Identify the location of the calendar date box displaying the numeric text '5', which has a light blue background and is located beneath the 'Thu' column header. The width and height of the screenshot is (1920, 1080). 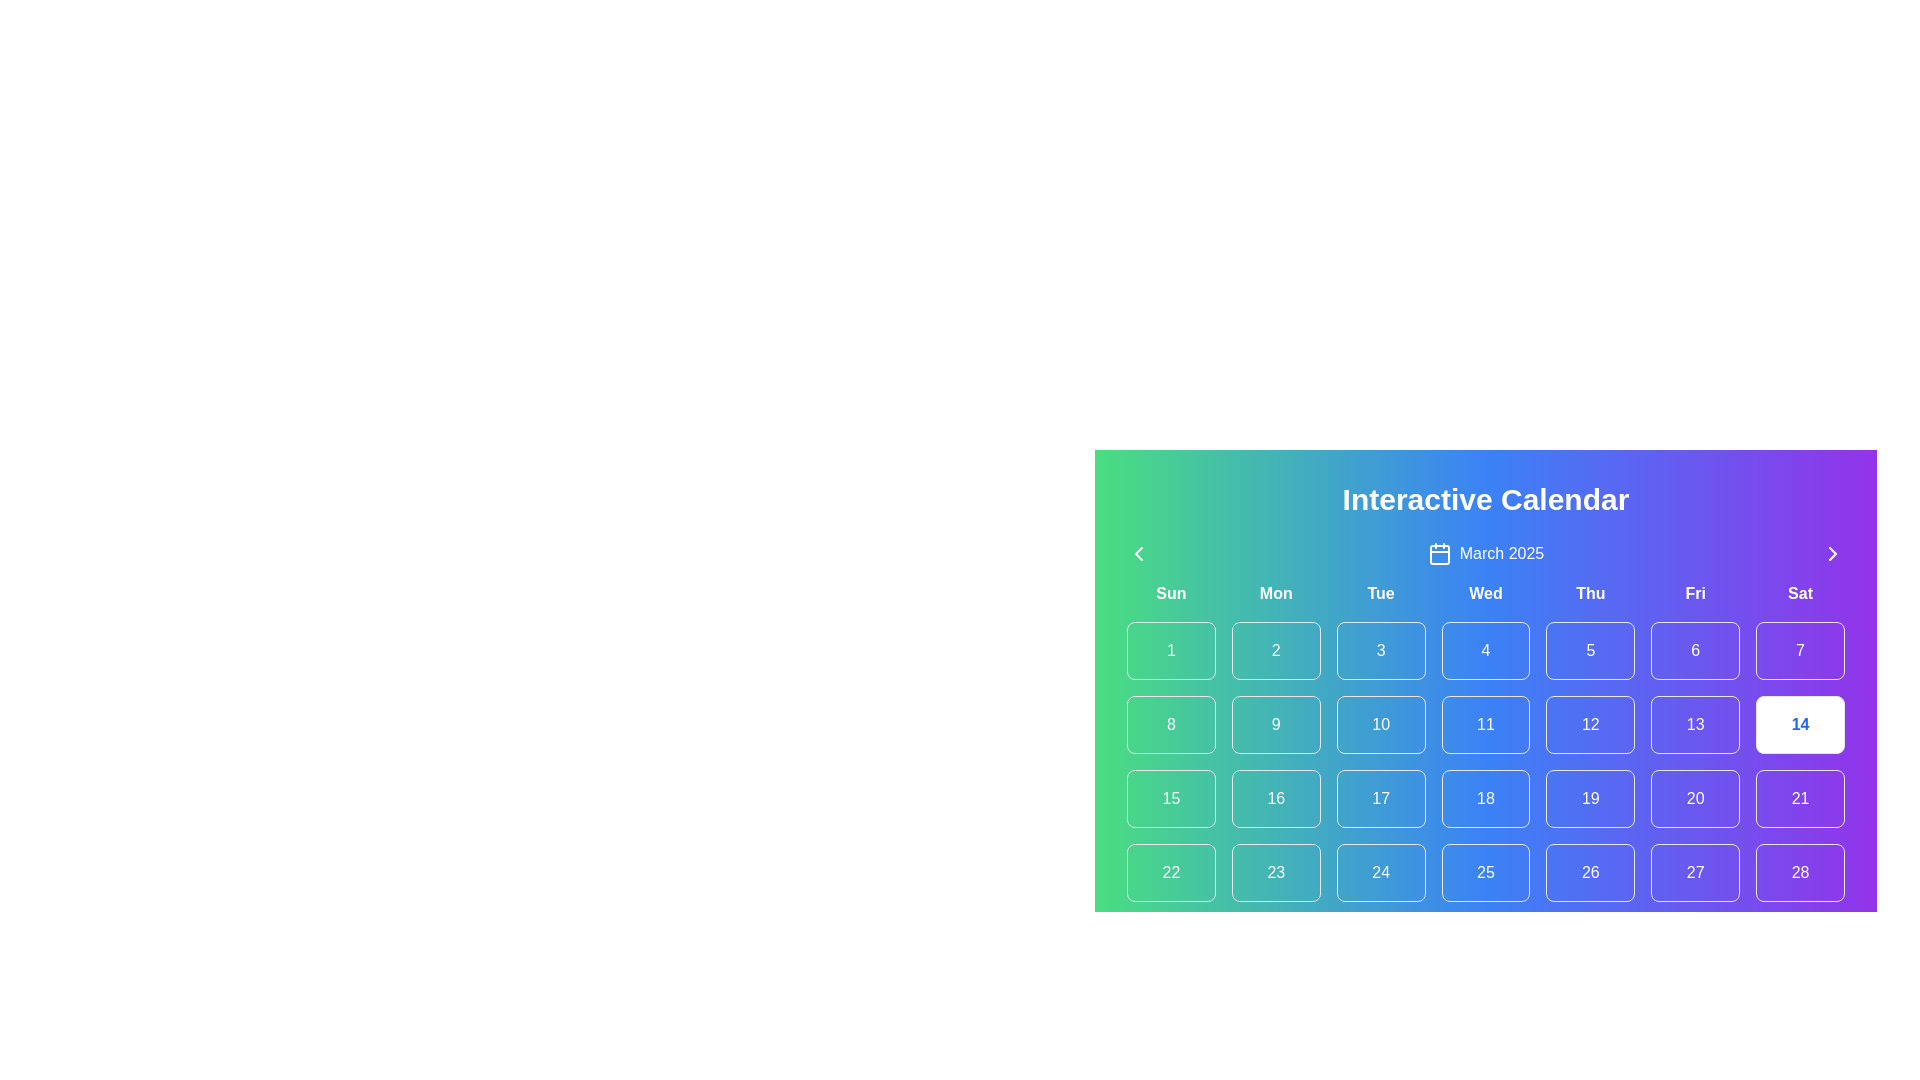
(1589, 651).